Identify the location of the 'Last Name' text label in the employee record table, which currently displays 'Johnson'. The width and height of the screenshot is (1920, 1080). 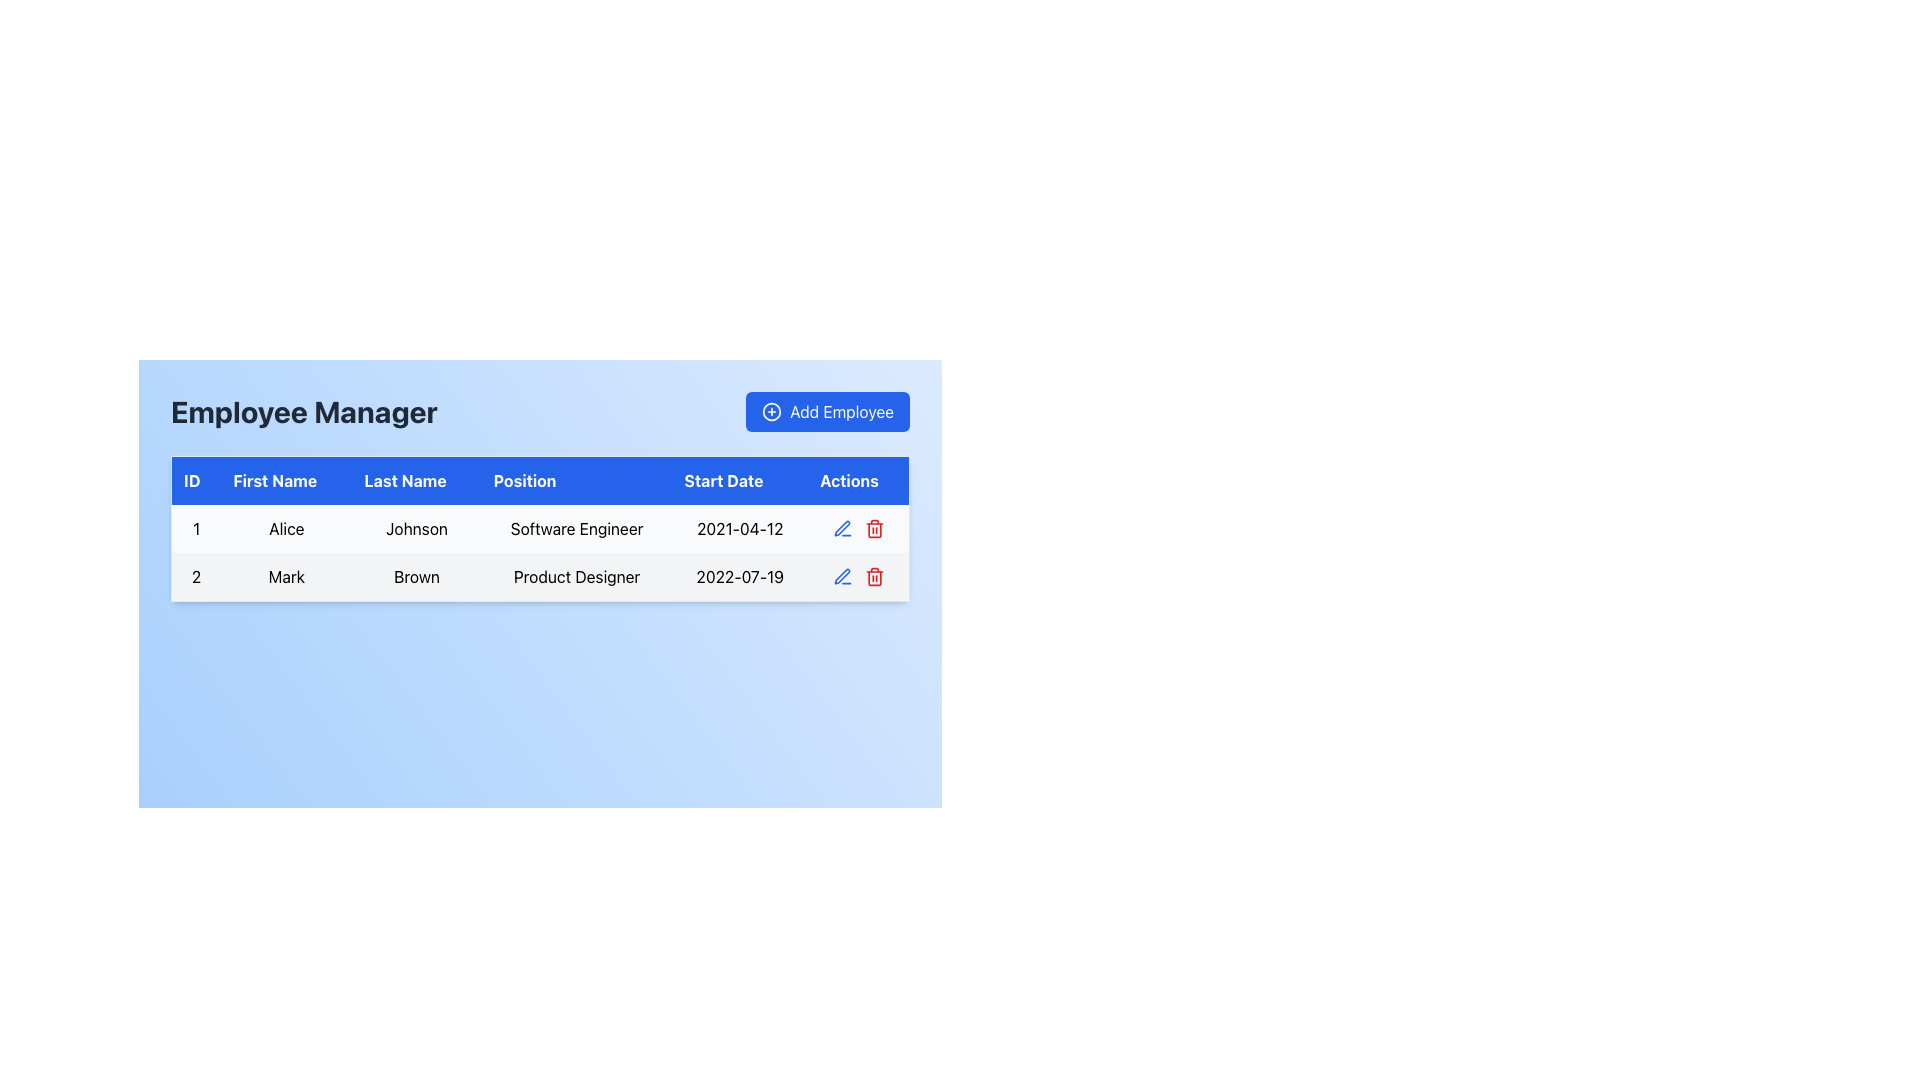
(416, 527).